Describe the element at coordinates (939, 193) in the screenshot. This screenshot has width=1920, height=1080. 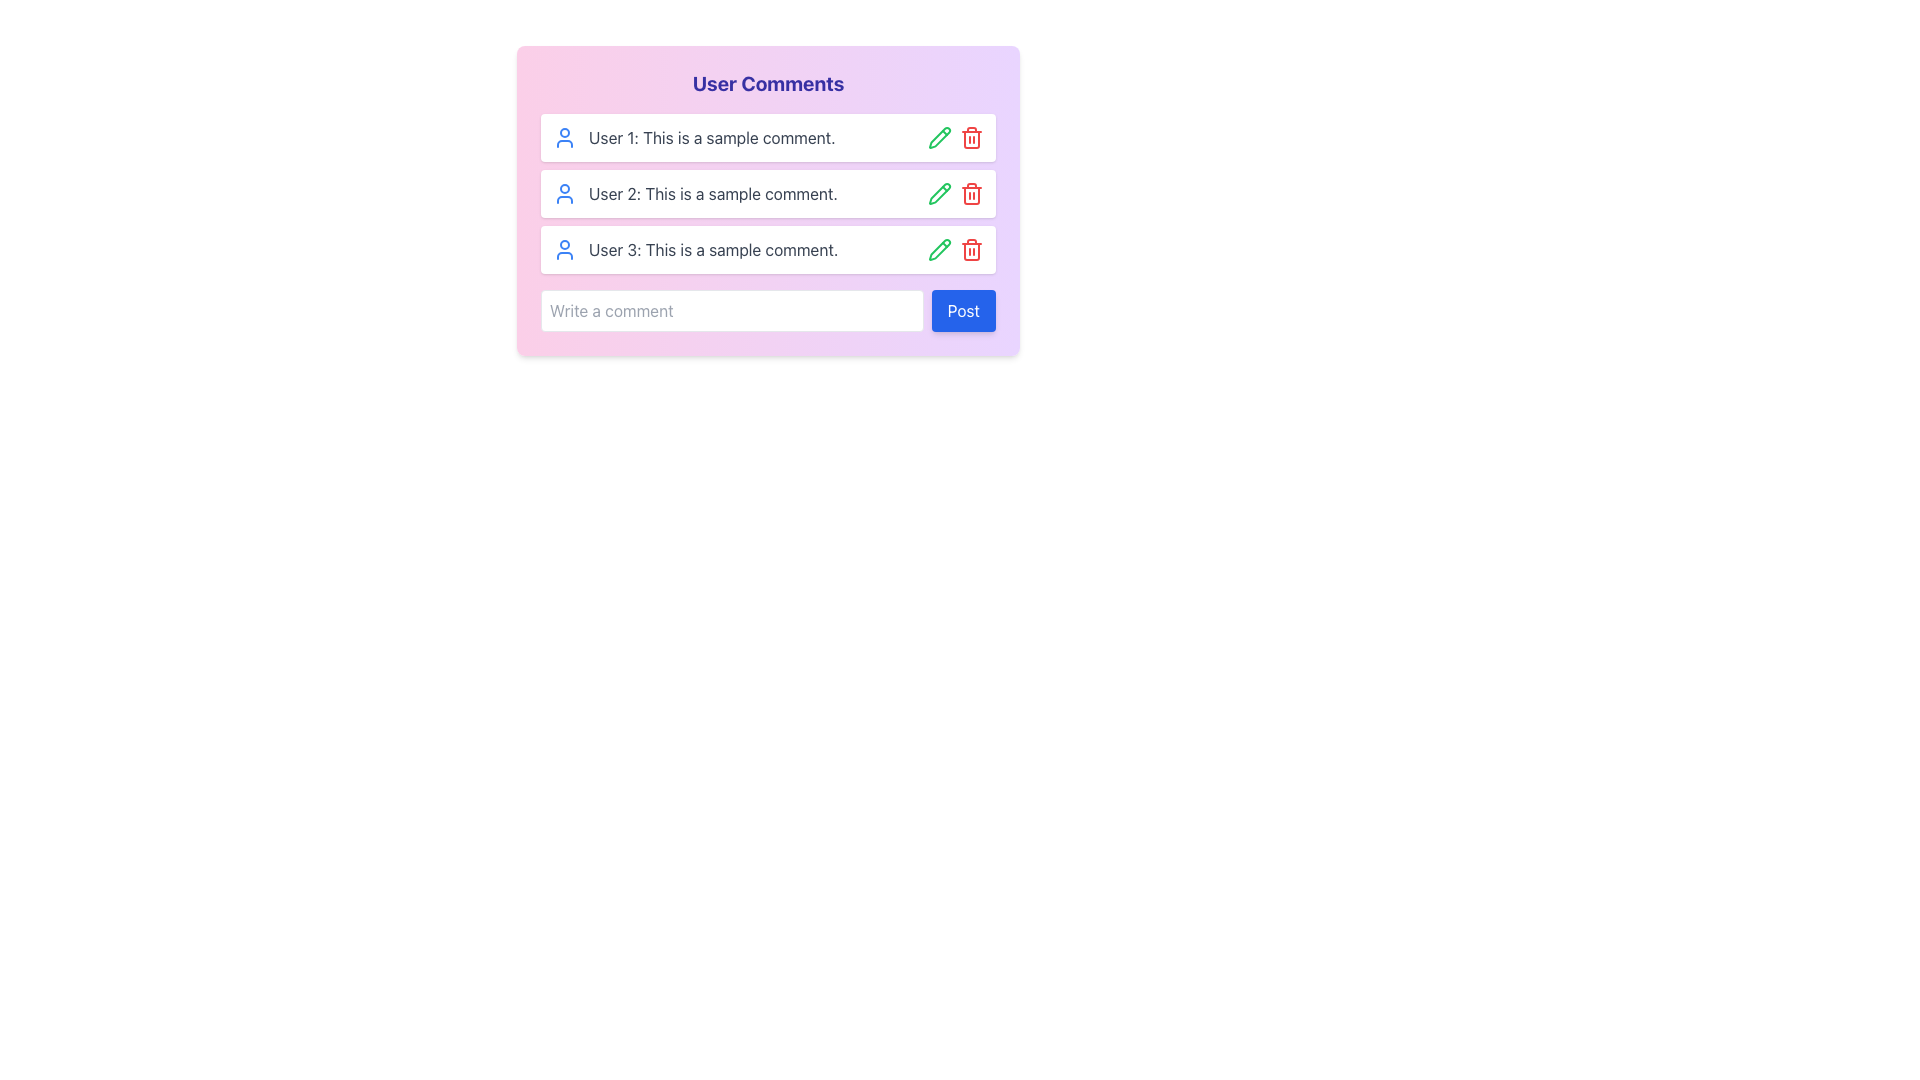
I see `the green pencil icon button next to User 1's comment` at that location.